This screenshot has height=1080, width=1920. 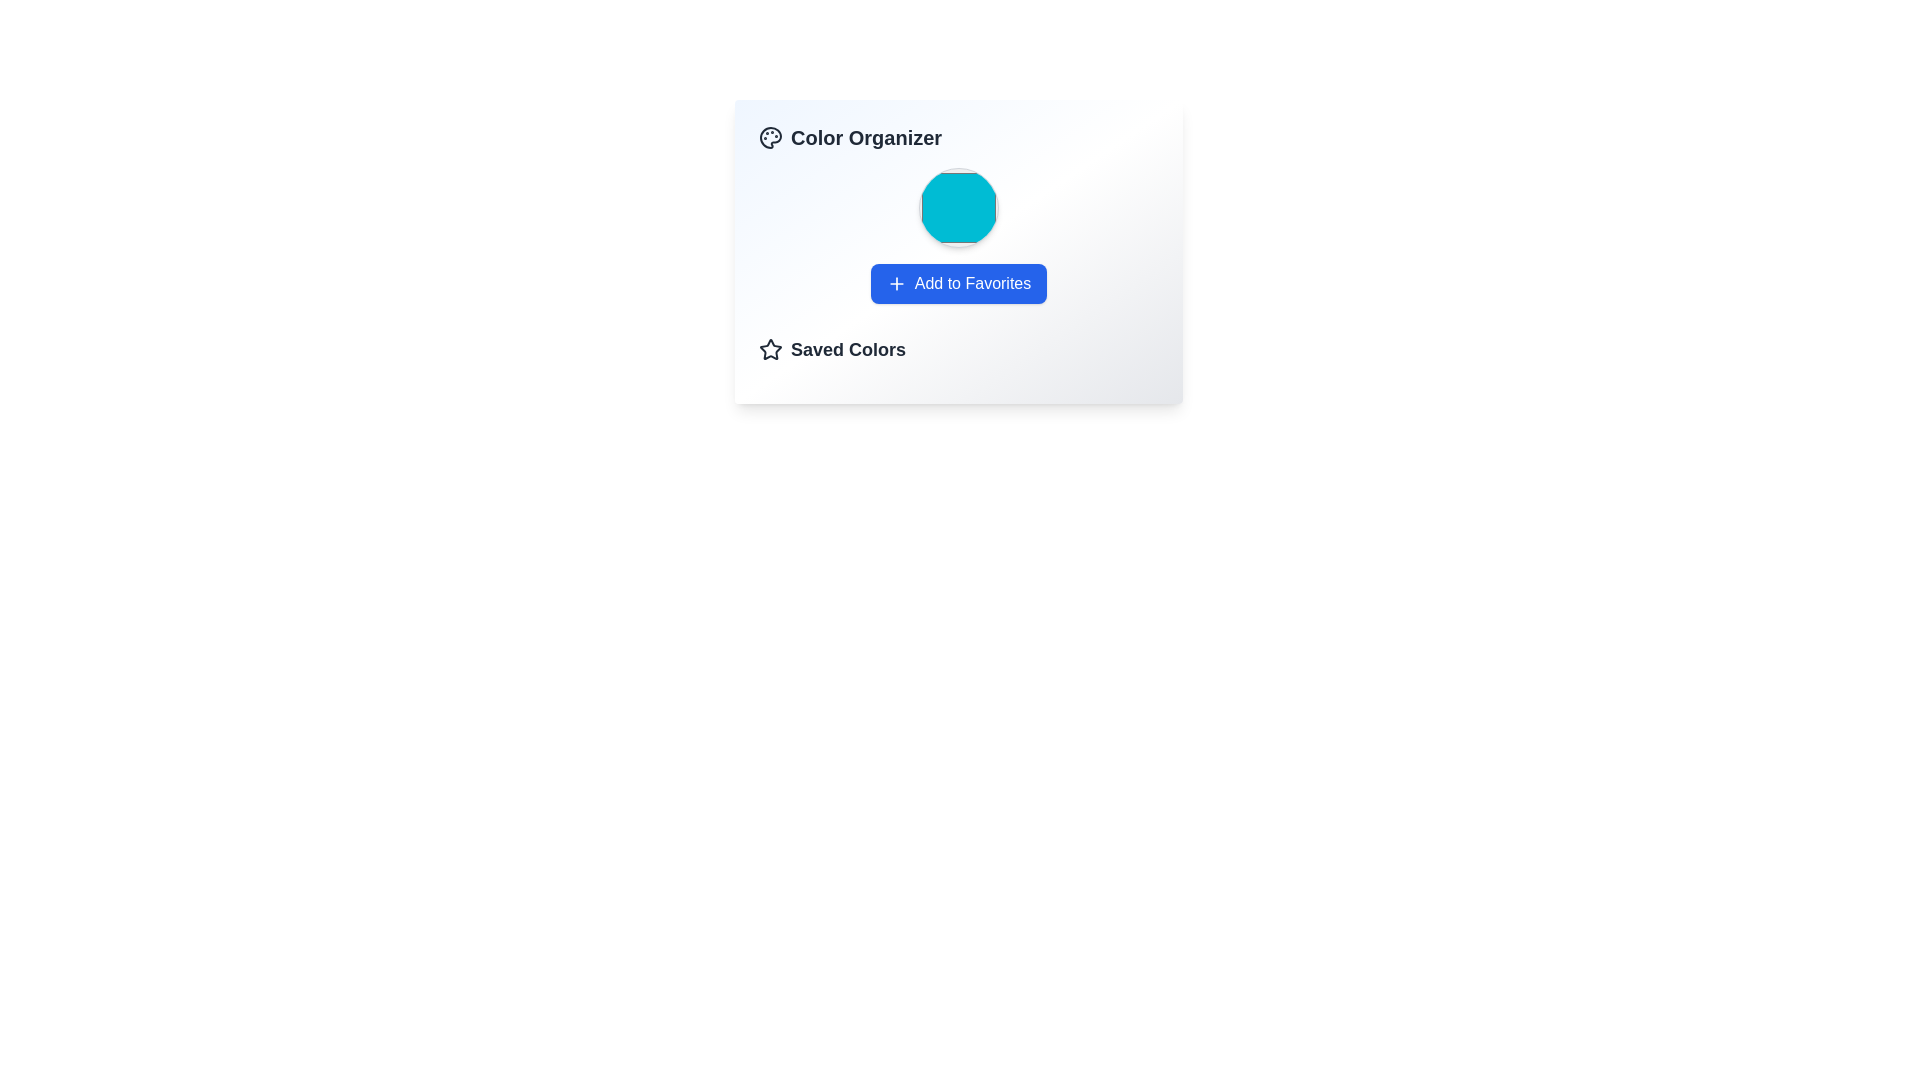 I want to click on decorative SVG icon associated with saving or marking colors located at the bottom-left part of the card next to the 'Saved Colors' label, so click(x=770, y=348).